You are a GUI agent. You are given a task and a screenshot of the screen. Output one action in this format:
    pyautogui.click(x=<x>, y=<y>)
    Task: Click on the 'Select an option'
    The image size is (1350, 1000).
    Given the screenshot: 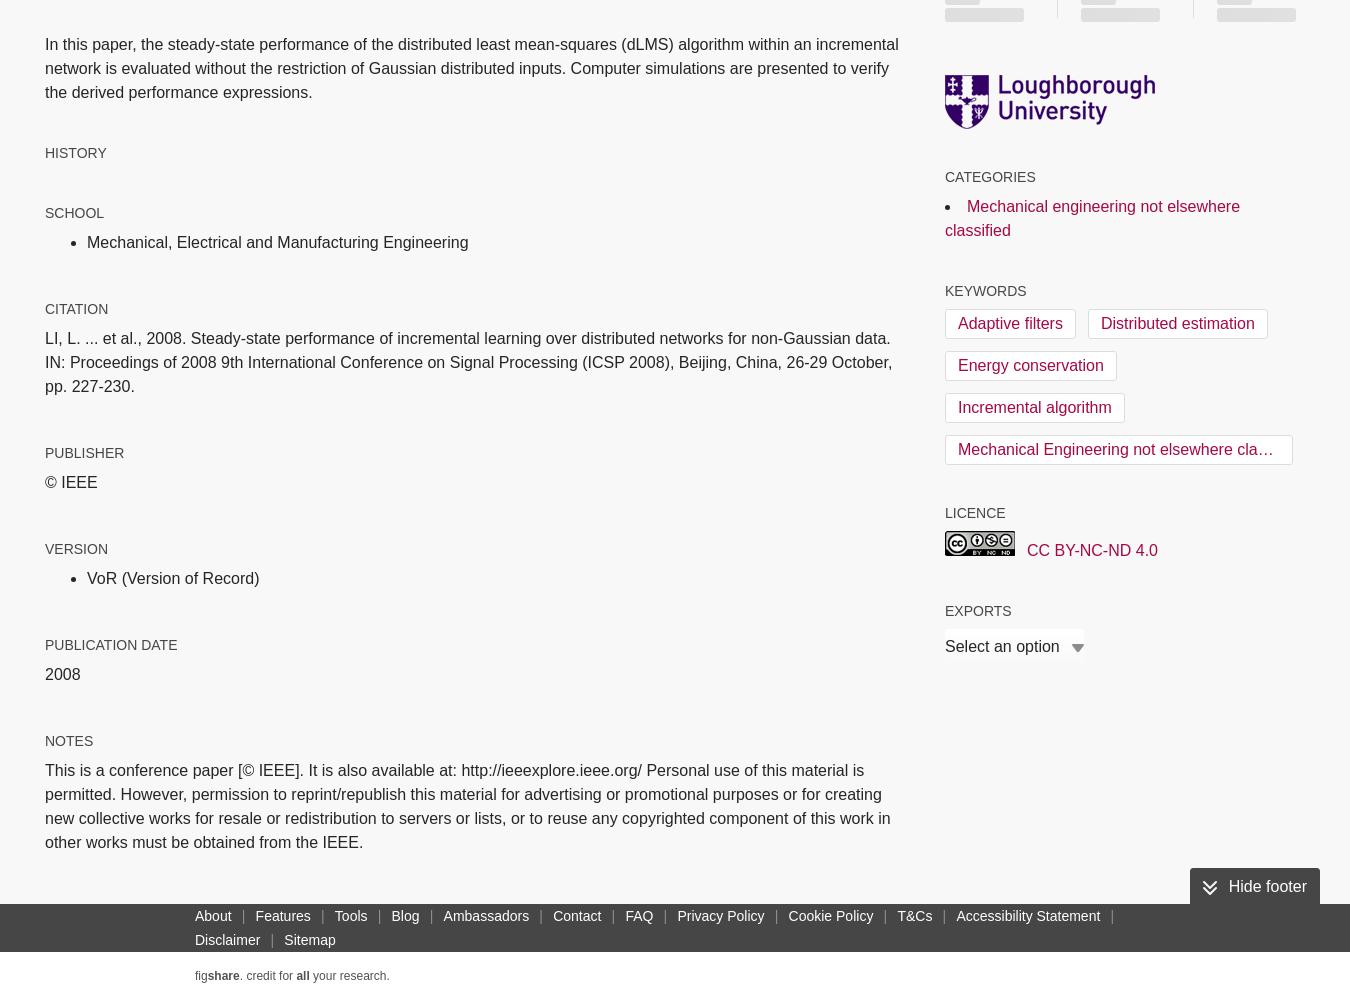 What is the action you would take?
    pyautogui.click(x=1000, y=645)
    